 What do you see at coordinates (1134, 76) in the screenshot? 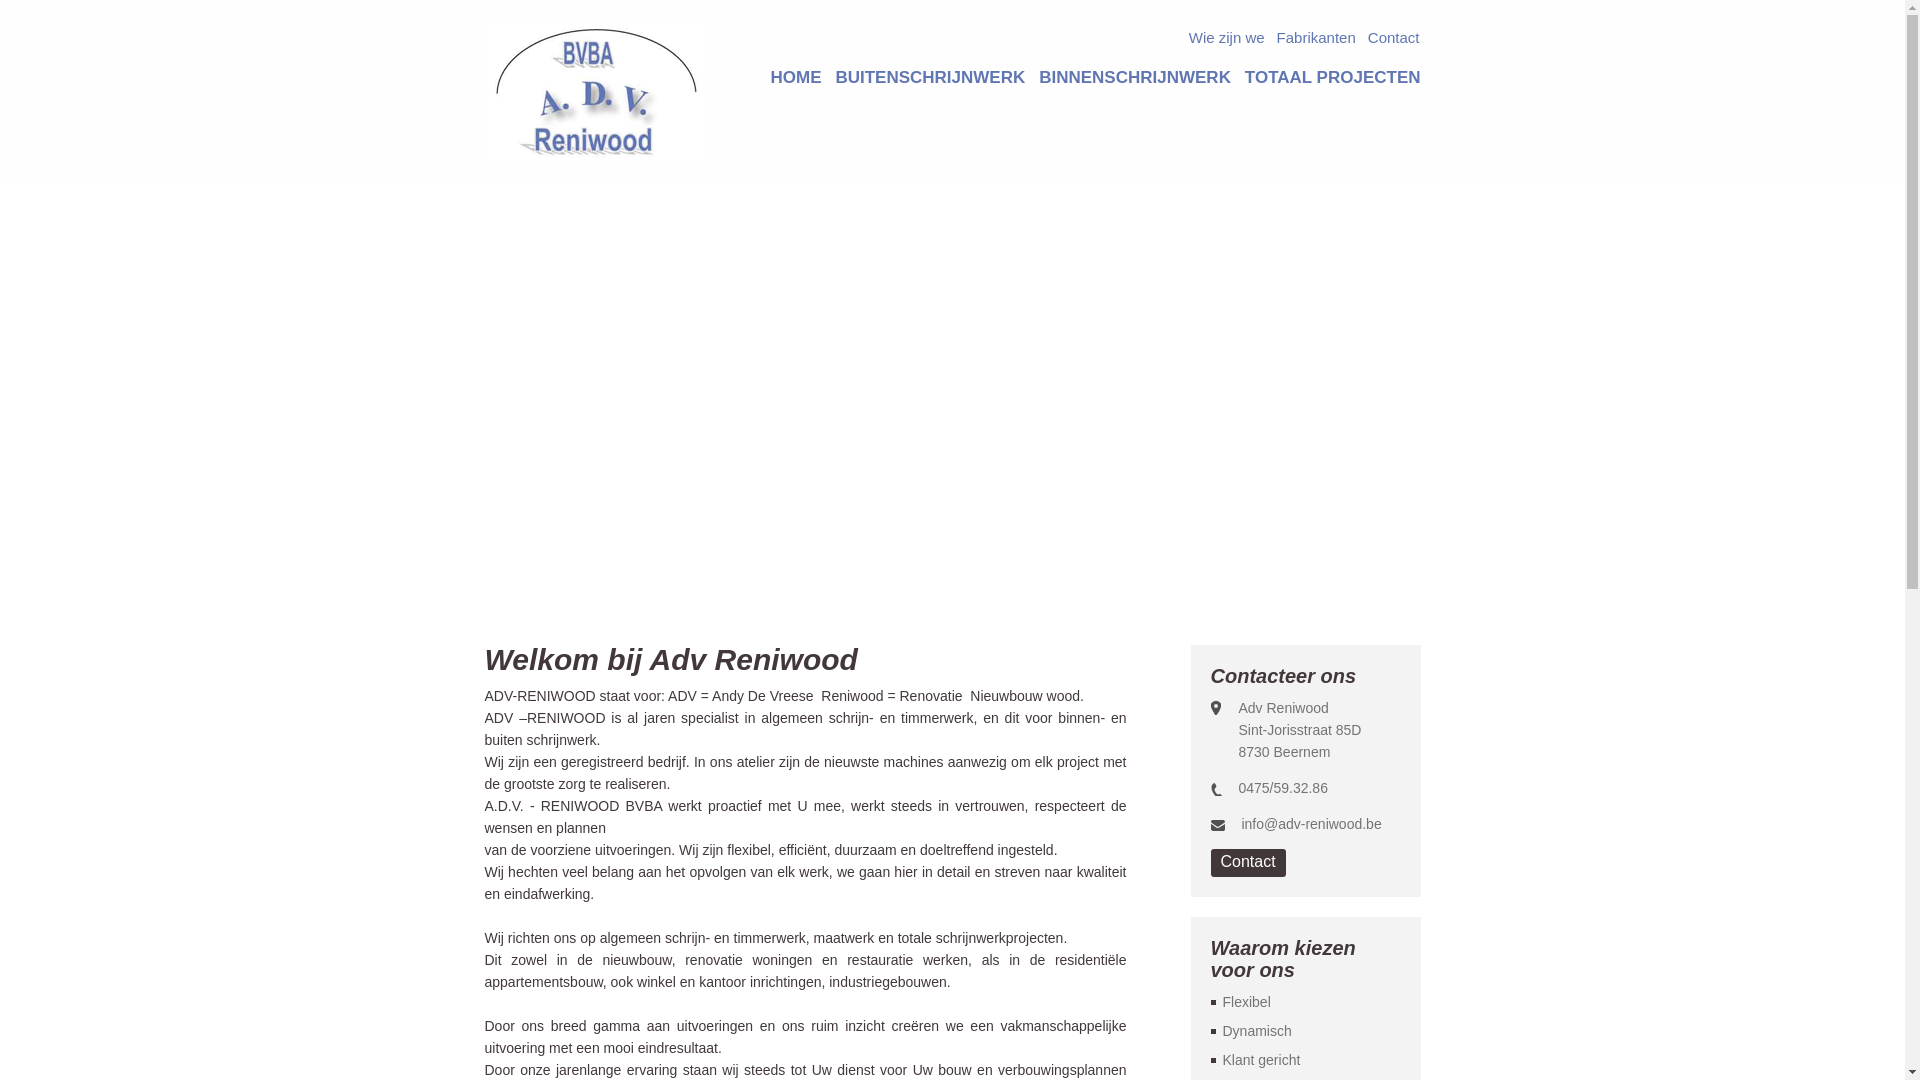
I see `'BINNENSCHRIJNWERK'` at bounding box center [1134, 76].